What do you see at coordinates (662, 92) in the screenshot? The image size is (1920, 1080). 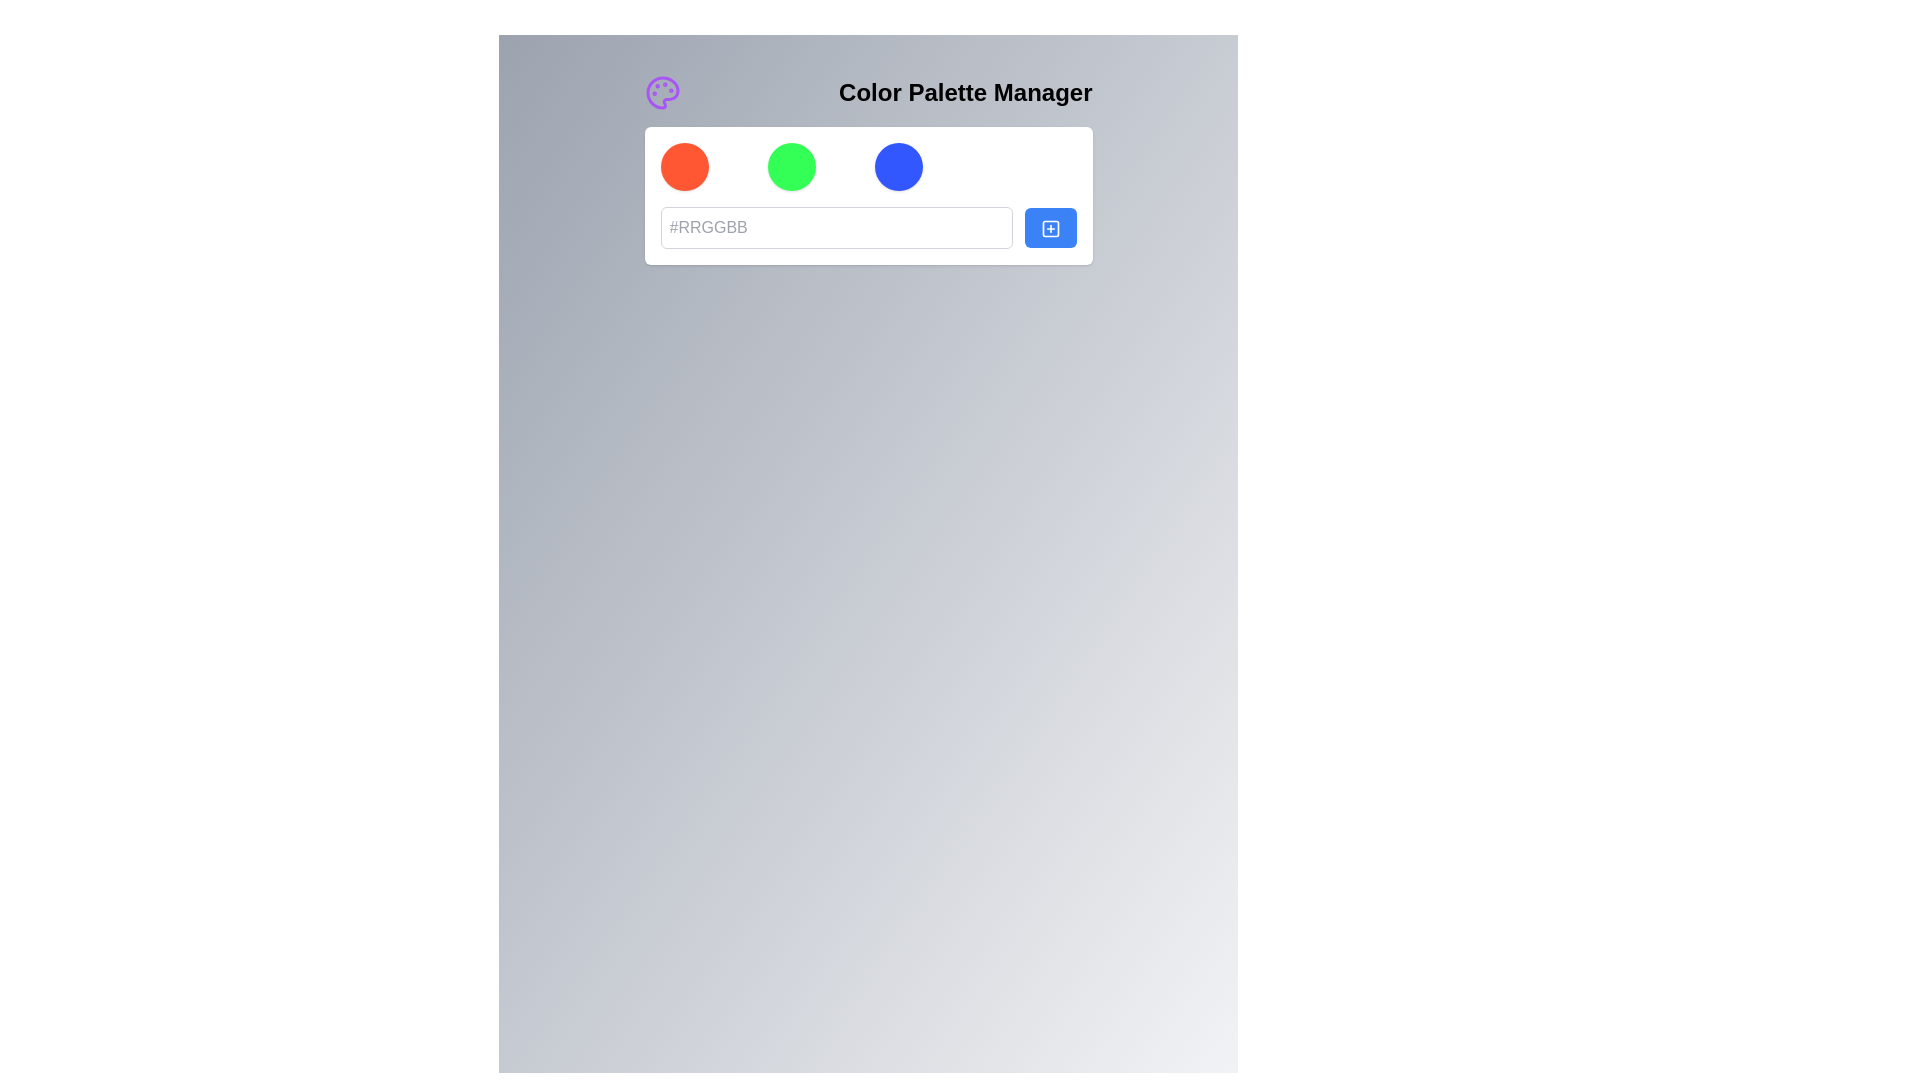 I see `the purple painter's palette icon located to the left of the 'Color Palette Manager' header` at bounding box center [662, 92].